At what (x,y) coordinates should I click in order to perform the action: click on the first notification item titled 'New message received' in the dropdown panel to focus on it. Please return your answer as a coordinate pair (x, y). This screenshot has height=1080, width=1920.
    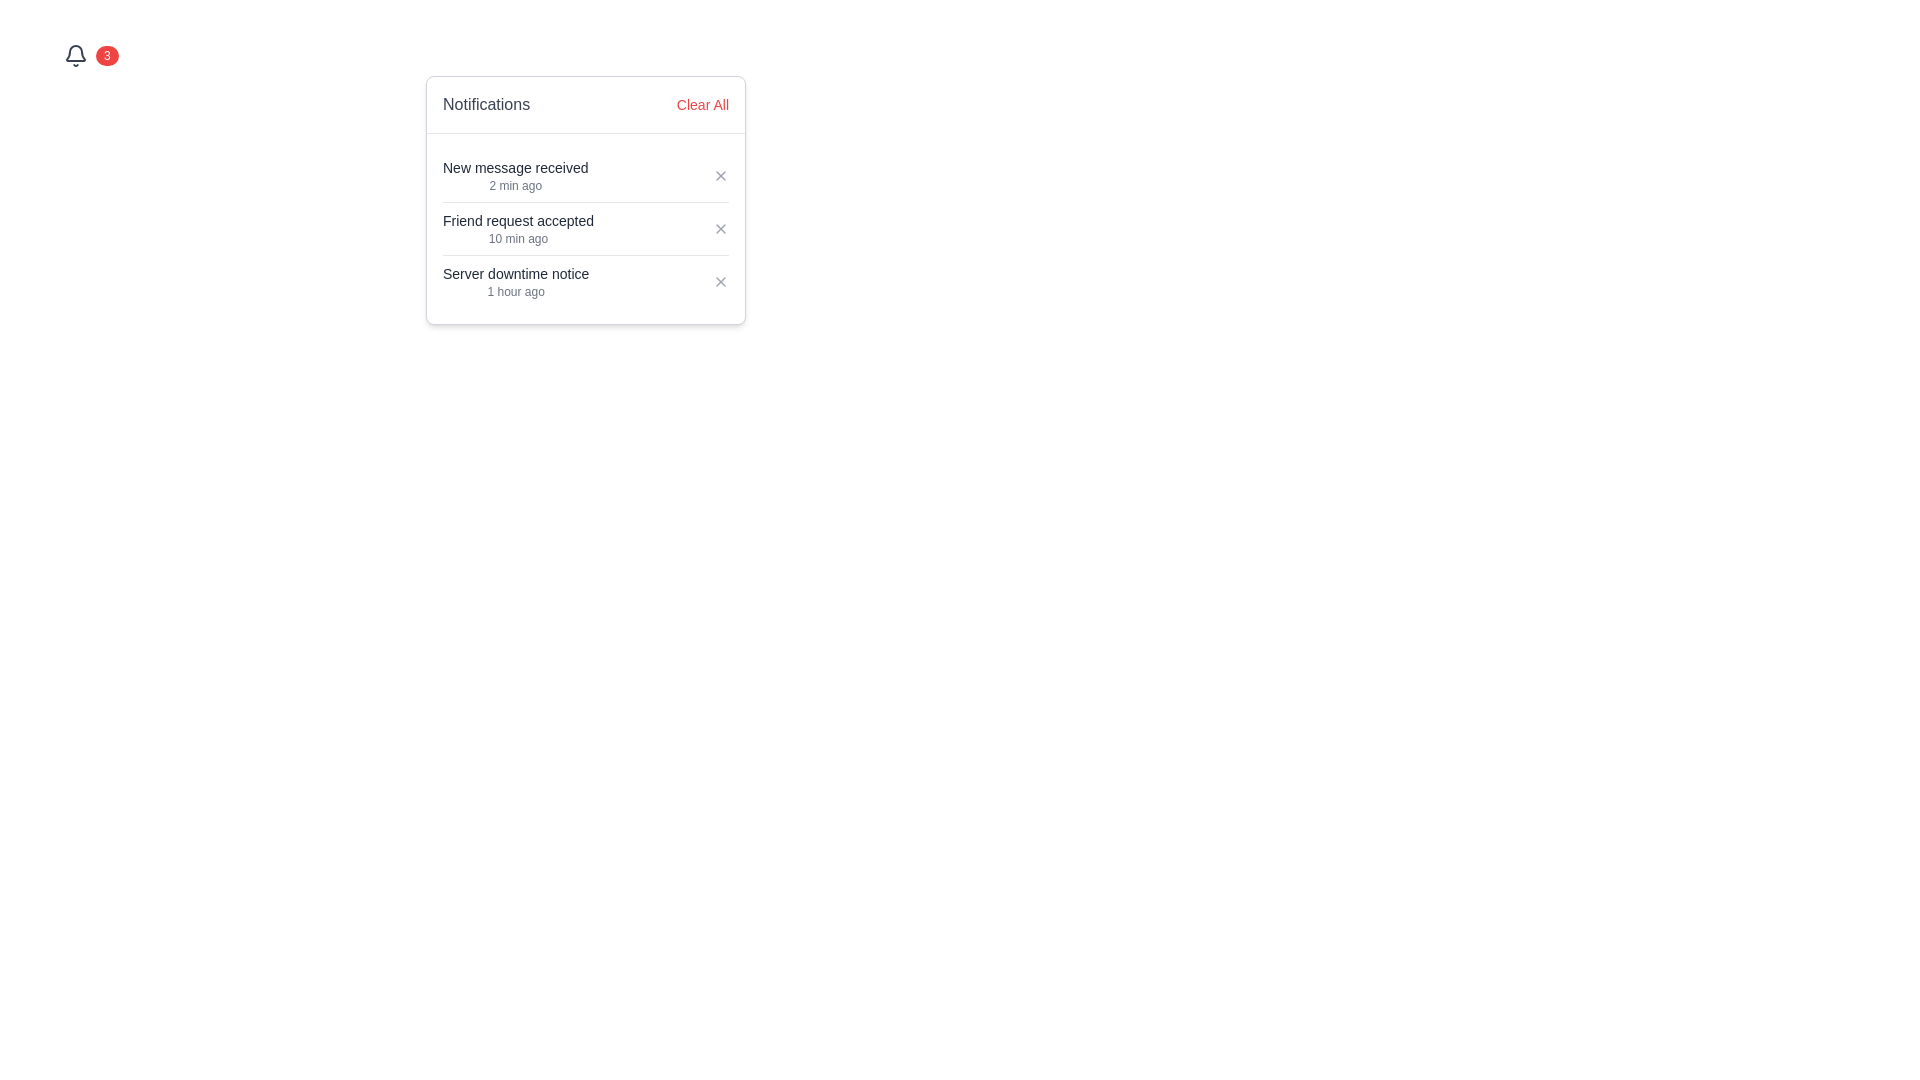
    Looking at the image, I should click on (584, 175).